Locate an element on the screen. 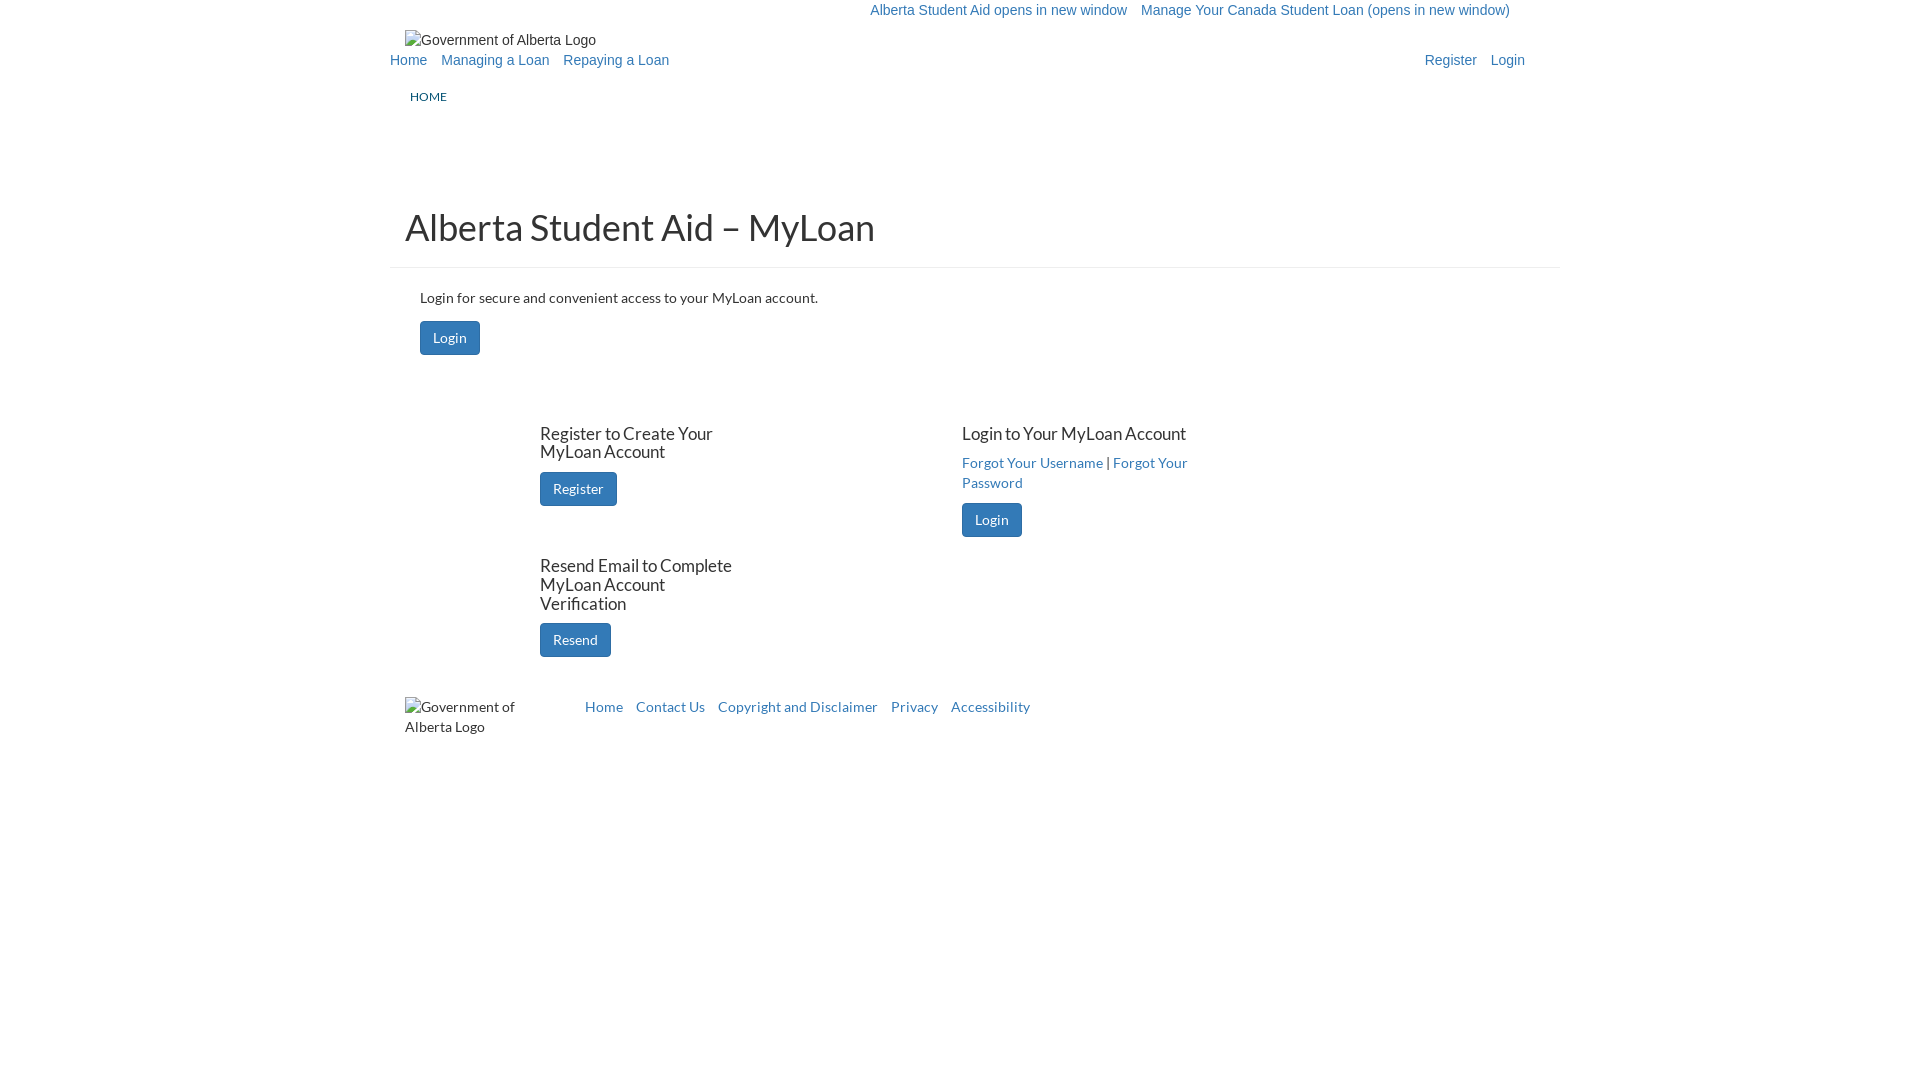 This screenshot has width=1920, height=1080. 'Contact Us' is located at coordinates (634, 705).